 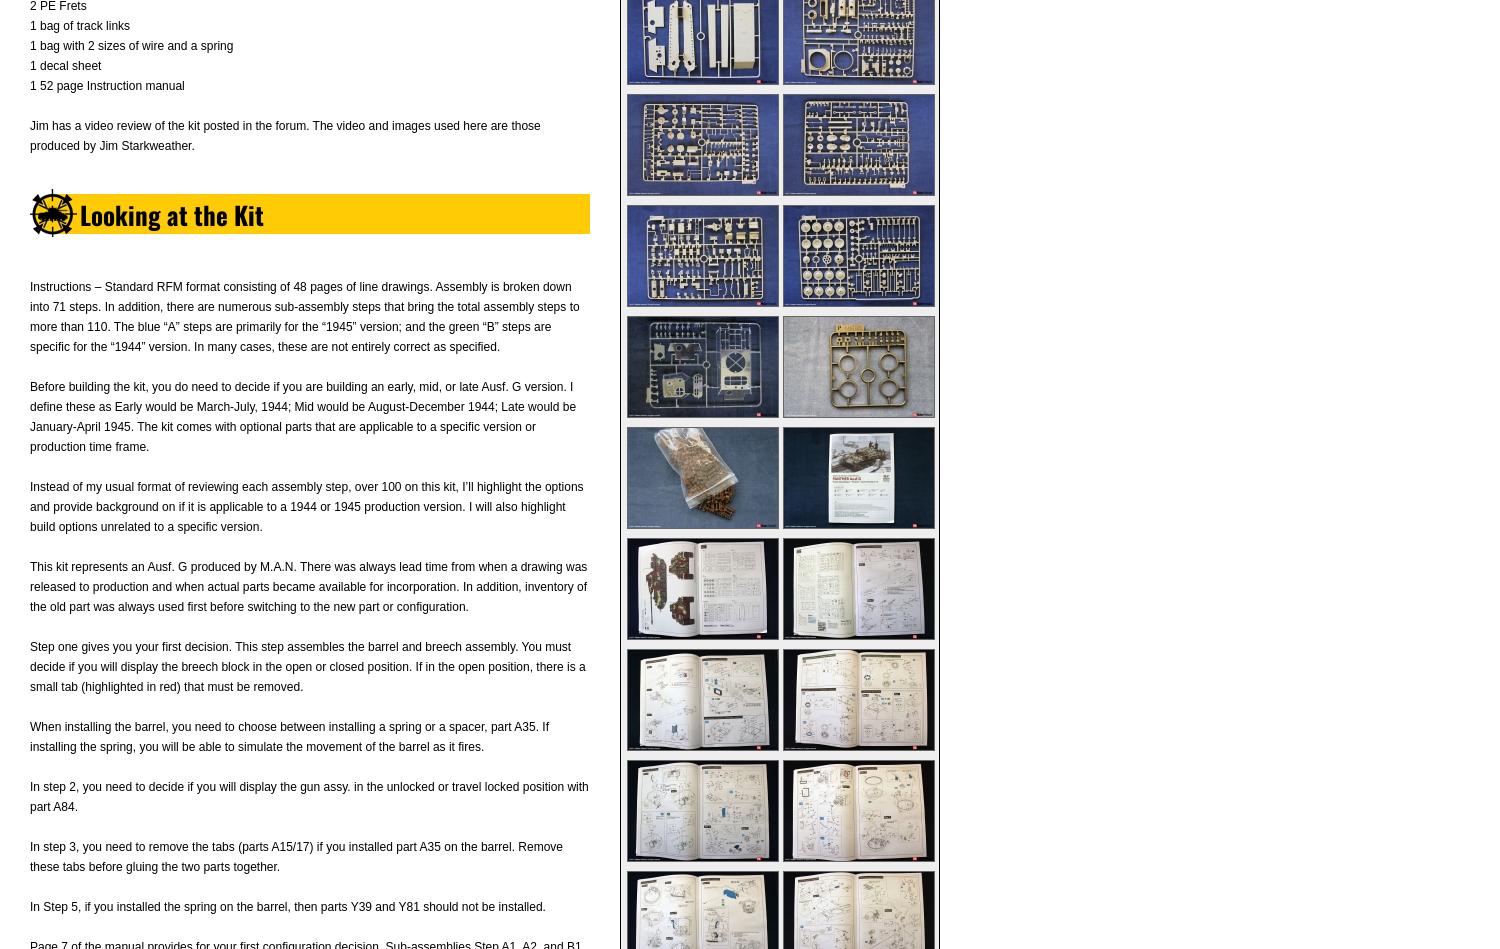 What do you see at coordinates (30, 26) in the screenshot?
I see `'1 bag of track links'` at bounding box center [30, 26].